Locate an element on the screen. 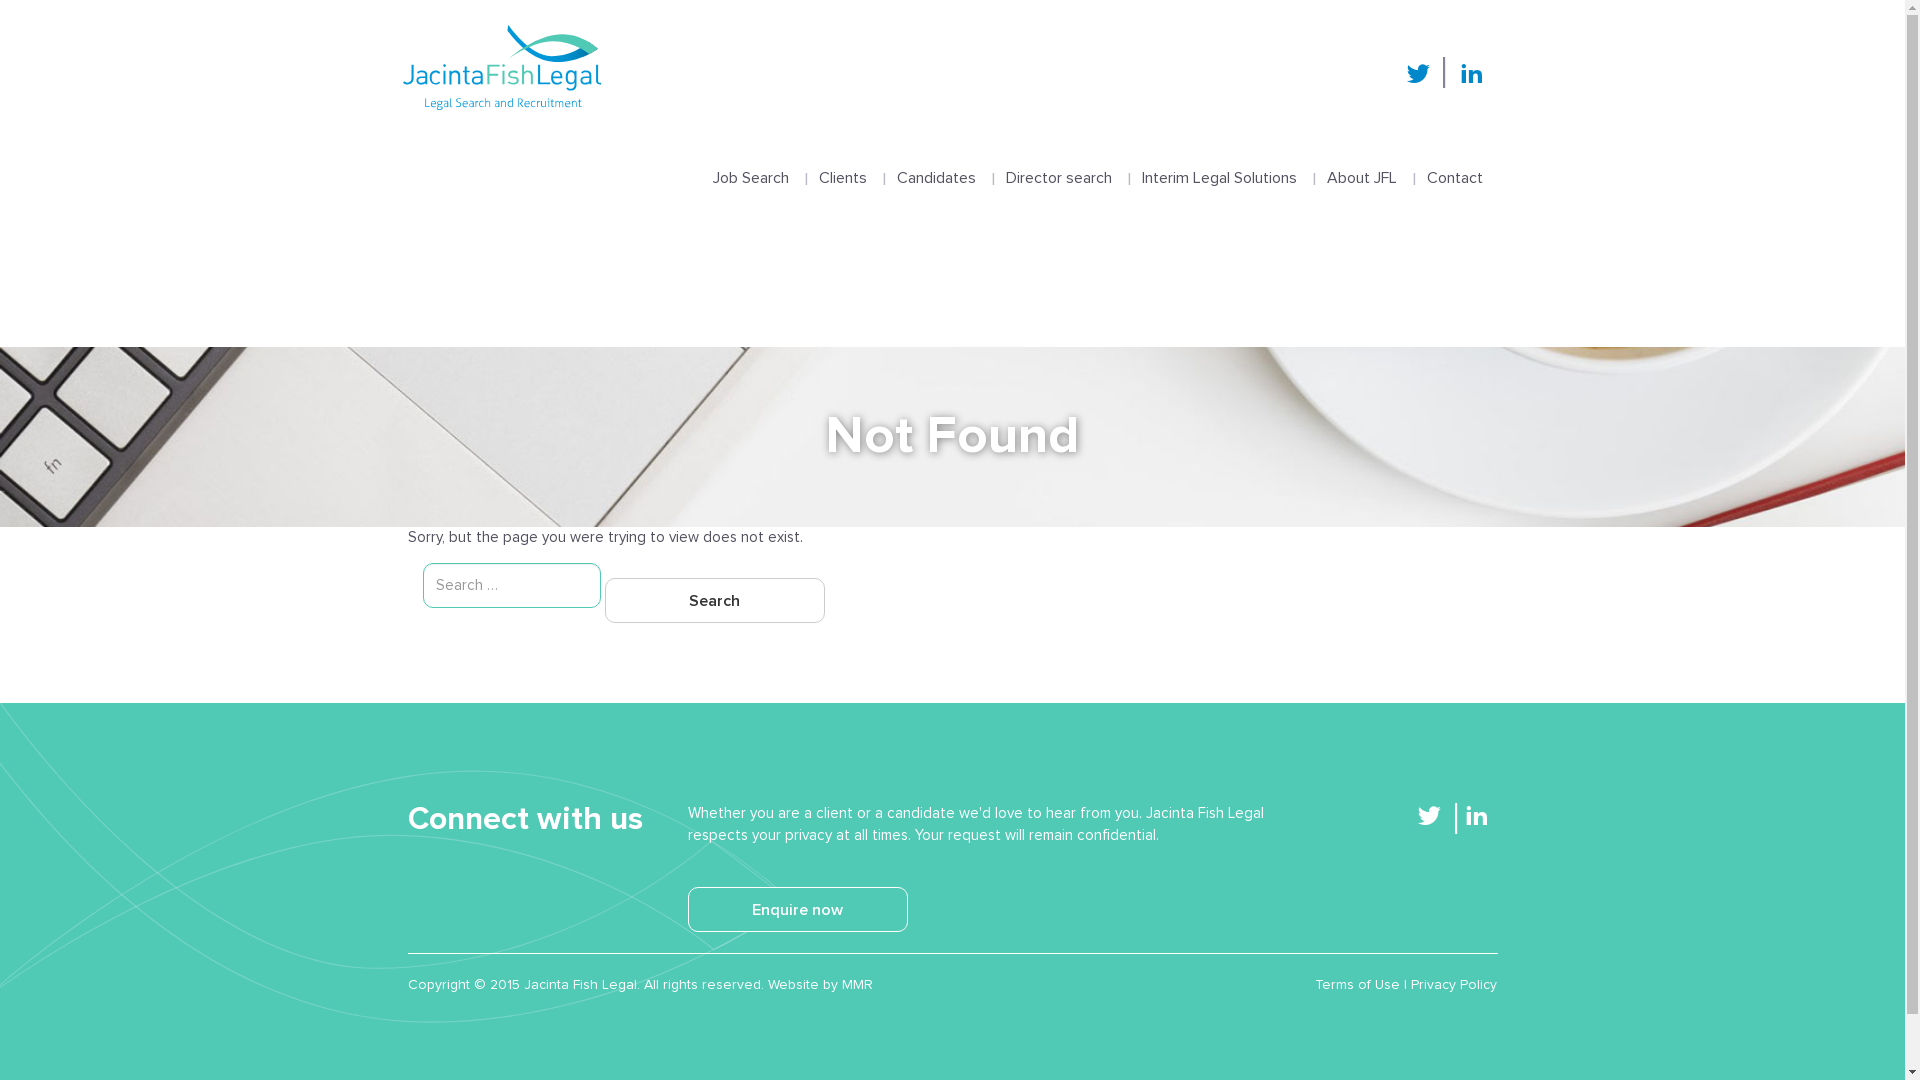  'MMR' is located at coordinates (857, 983).